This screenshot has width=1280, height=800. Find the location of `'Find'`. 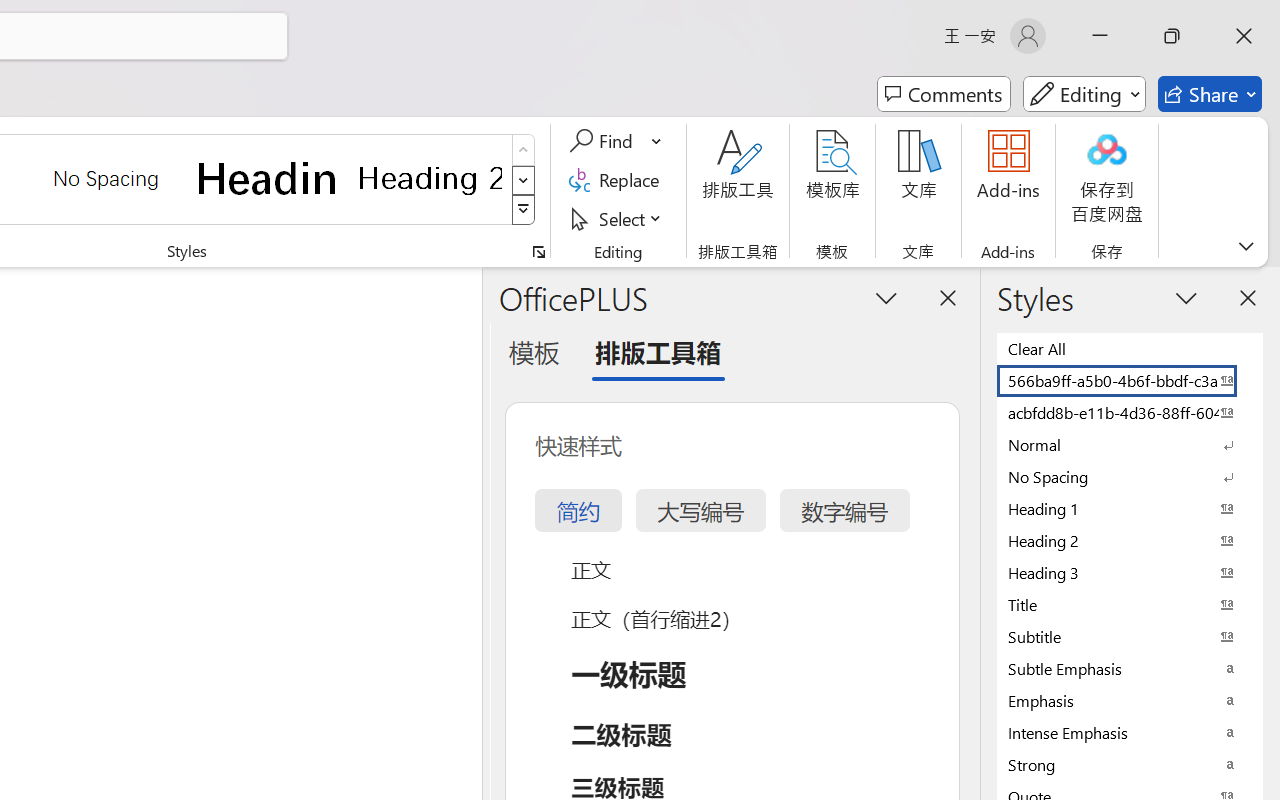

'Find' is located at coordinates (603, 141).